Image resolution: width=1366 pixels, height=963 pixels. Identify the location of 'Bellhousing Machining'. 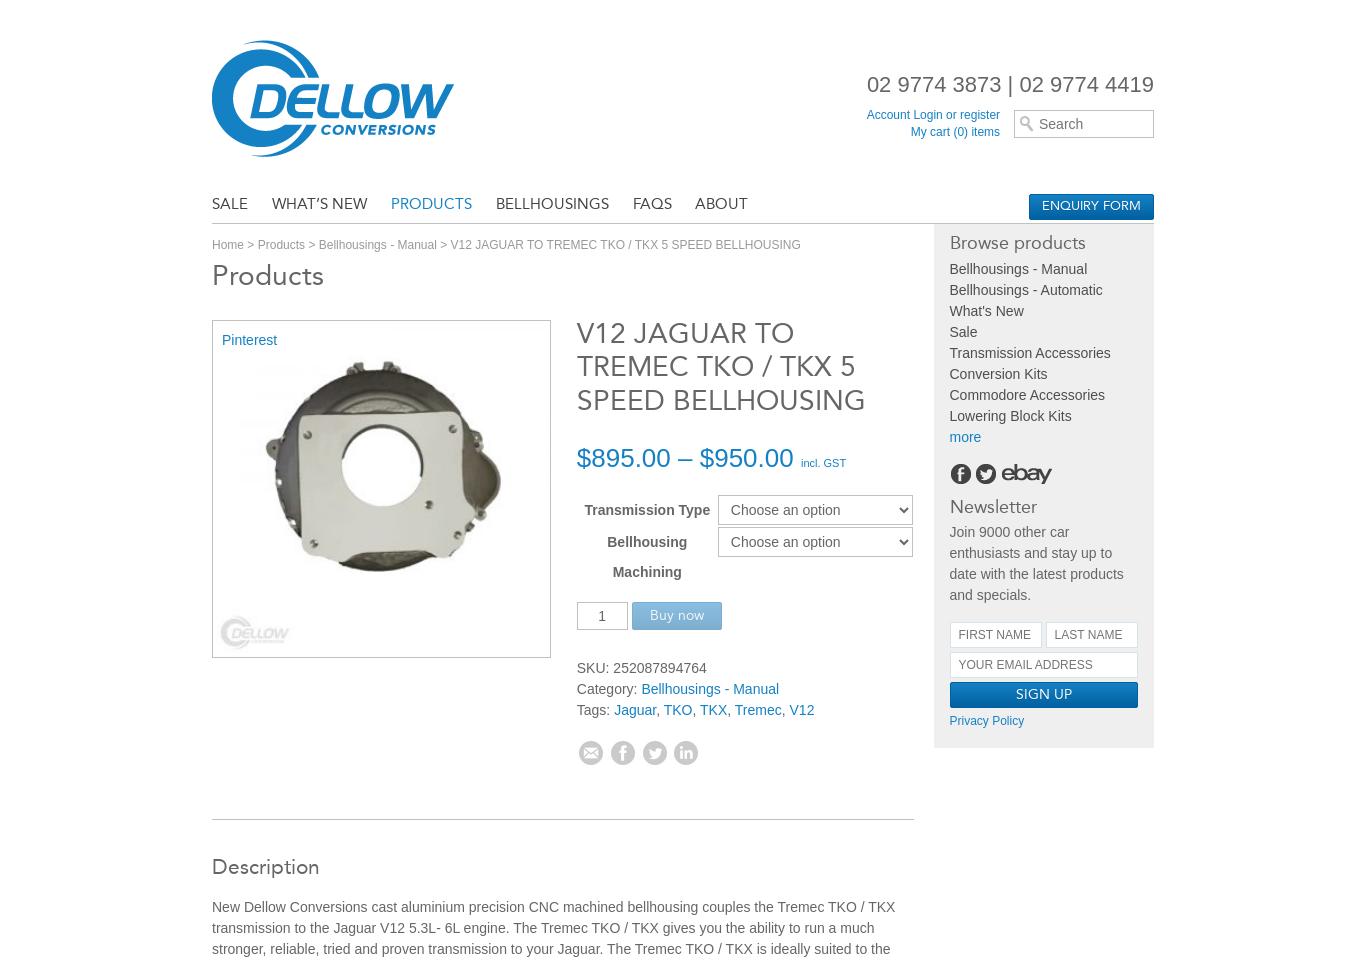
(645, 555).